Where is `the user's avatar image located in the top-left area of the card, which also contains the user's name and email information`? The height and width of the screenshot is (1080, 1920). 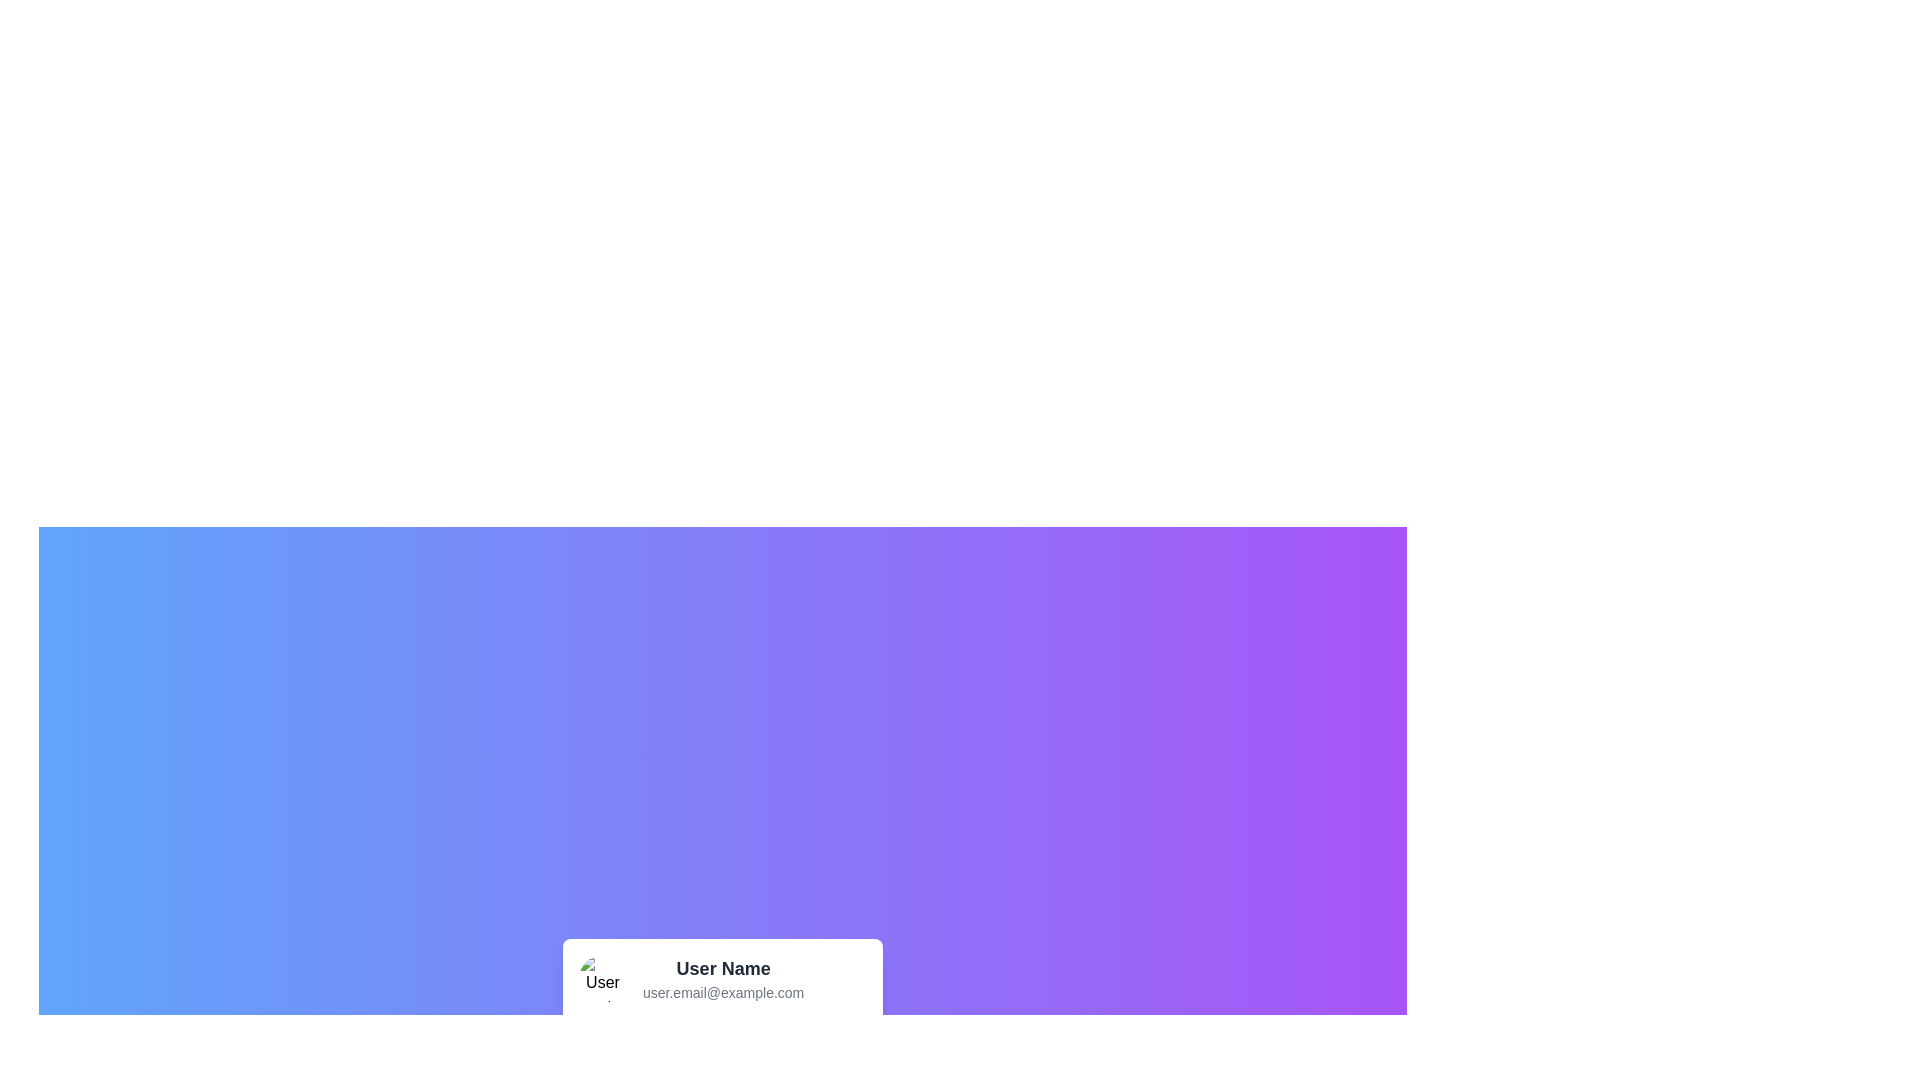 the user's avatar image located in the top-left area of the card, which also contains the user's name and email information is located at coordinates (602, 977).